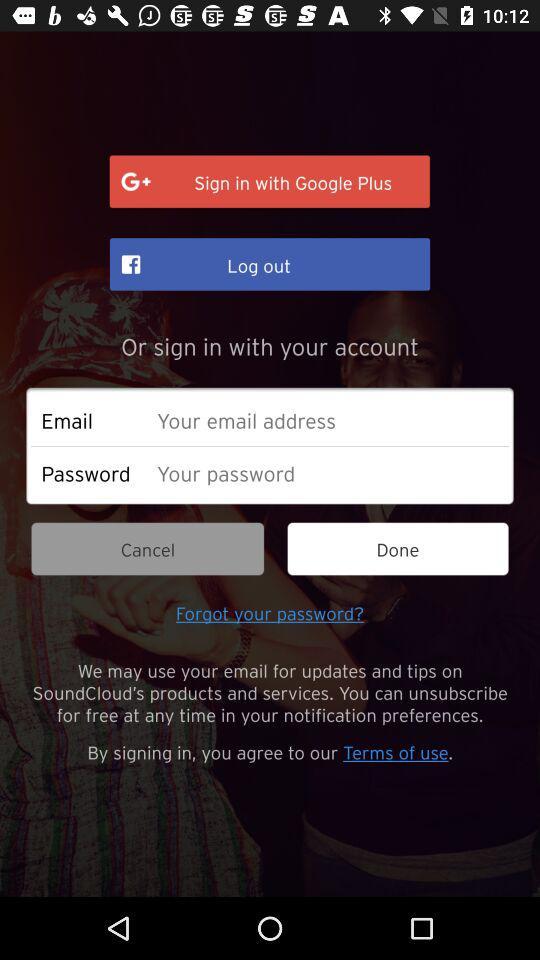  I want to click on log out item, so click(270, 263).